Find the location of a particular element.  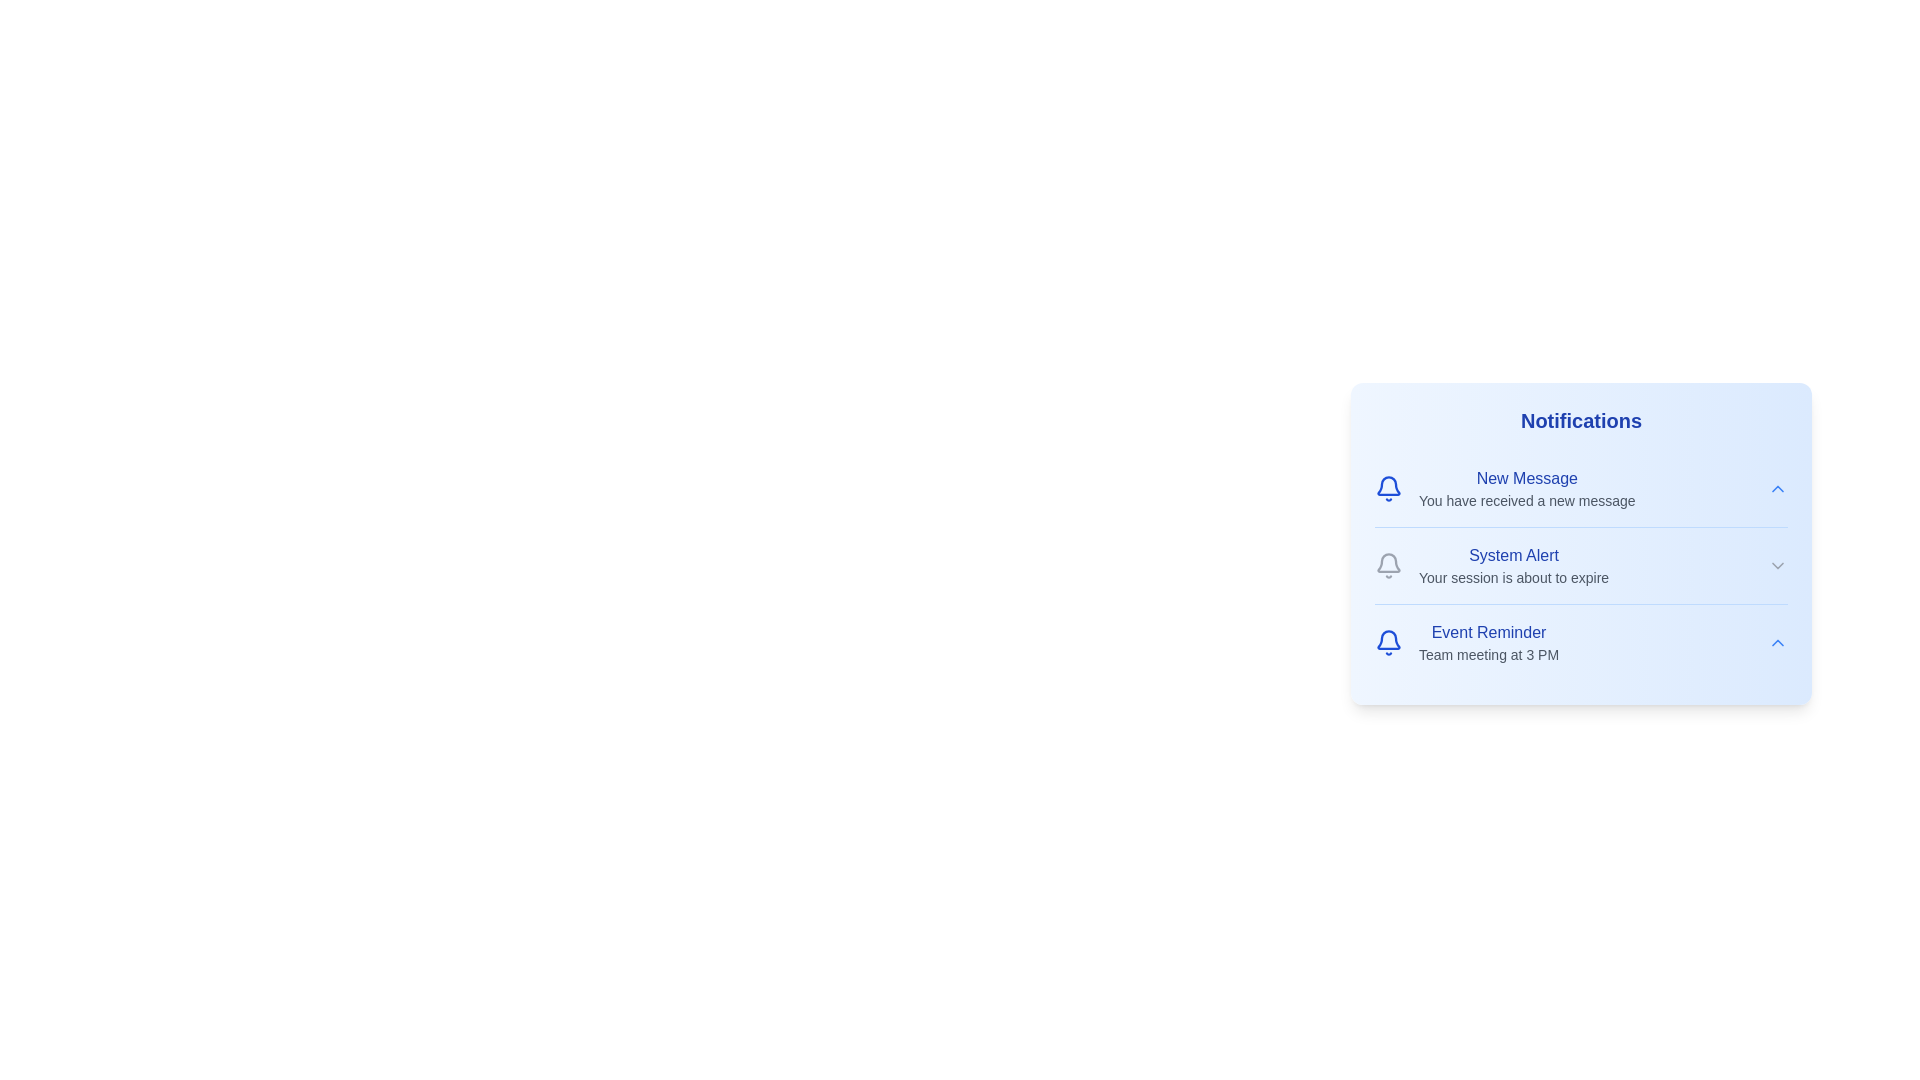

the notification icon for New Message is located at coordinates (1387, 489).